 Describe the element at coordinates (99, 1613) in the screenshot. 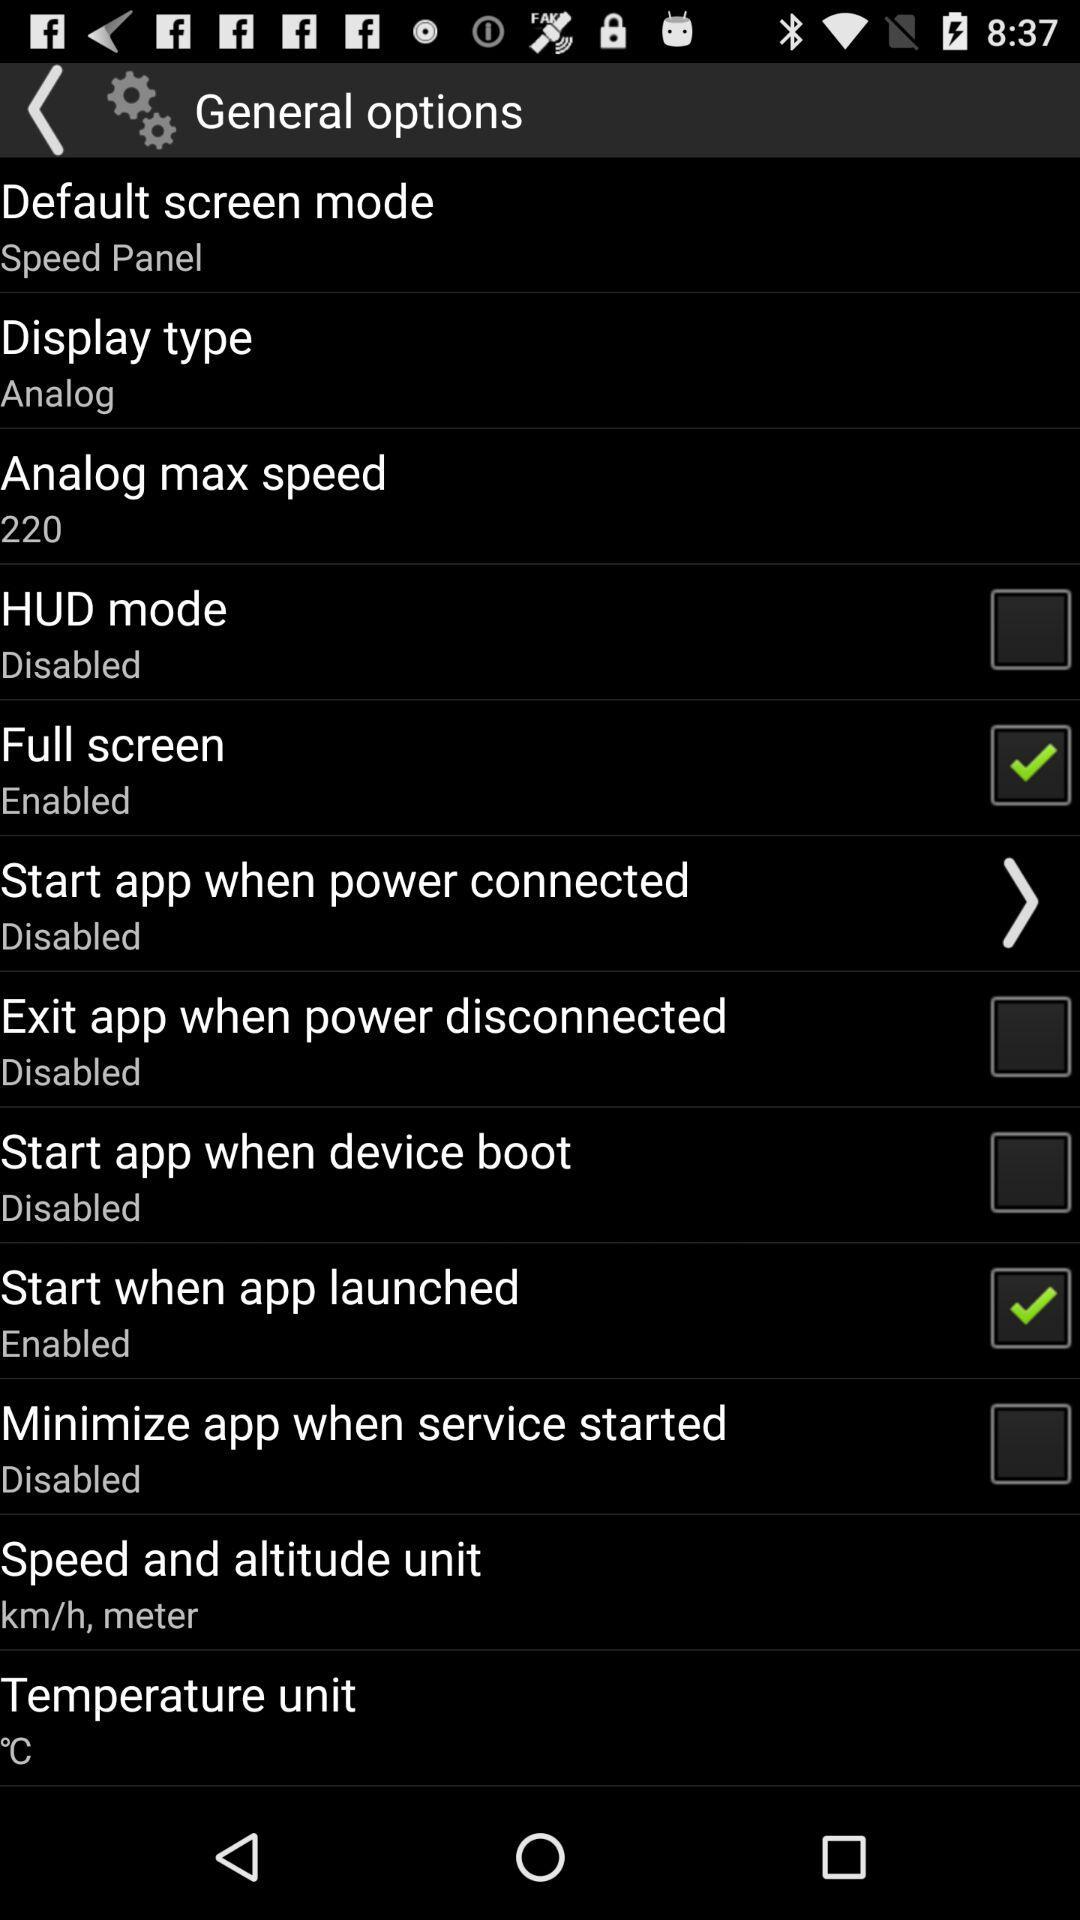

I see `km/h, meter icon` at that location.